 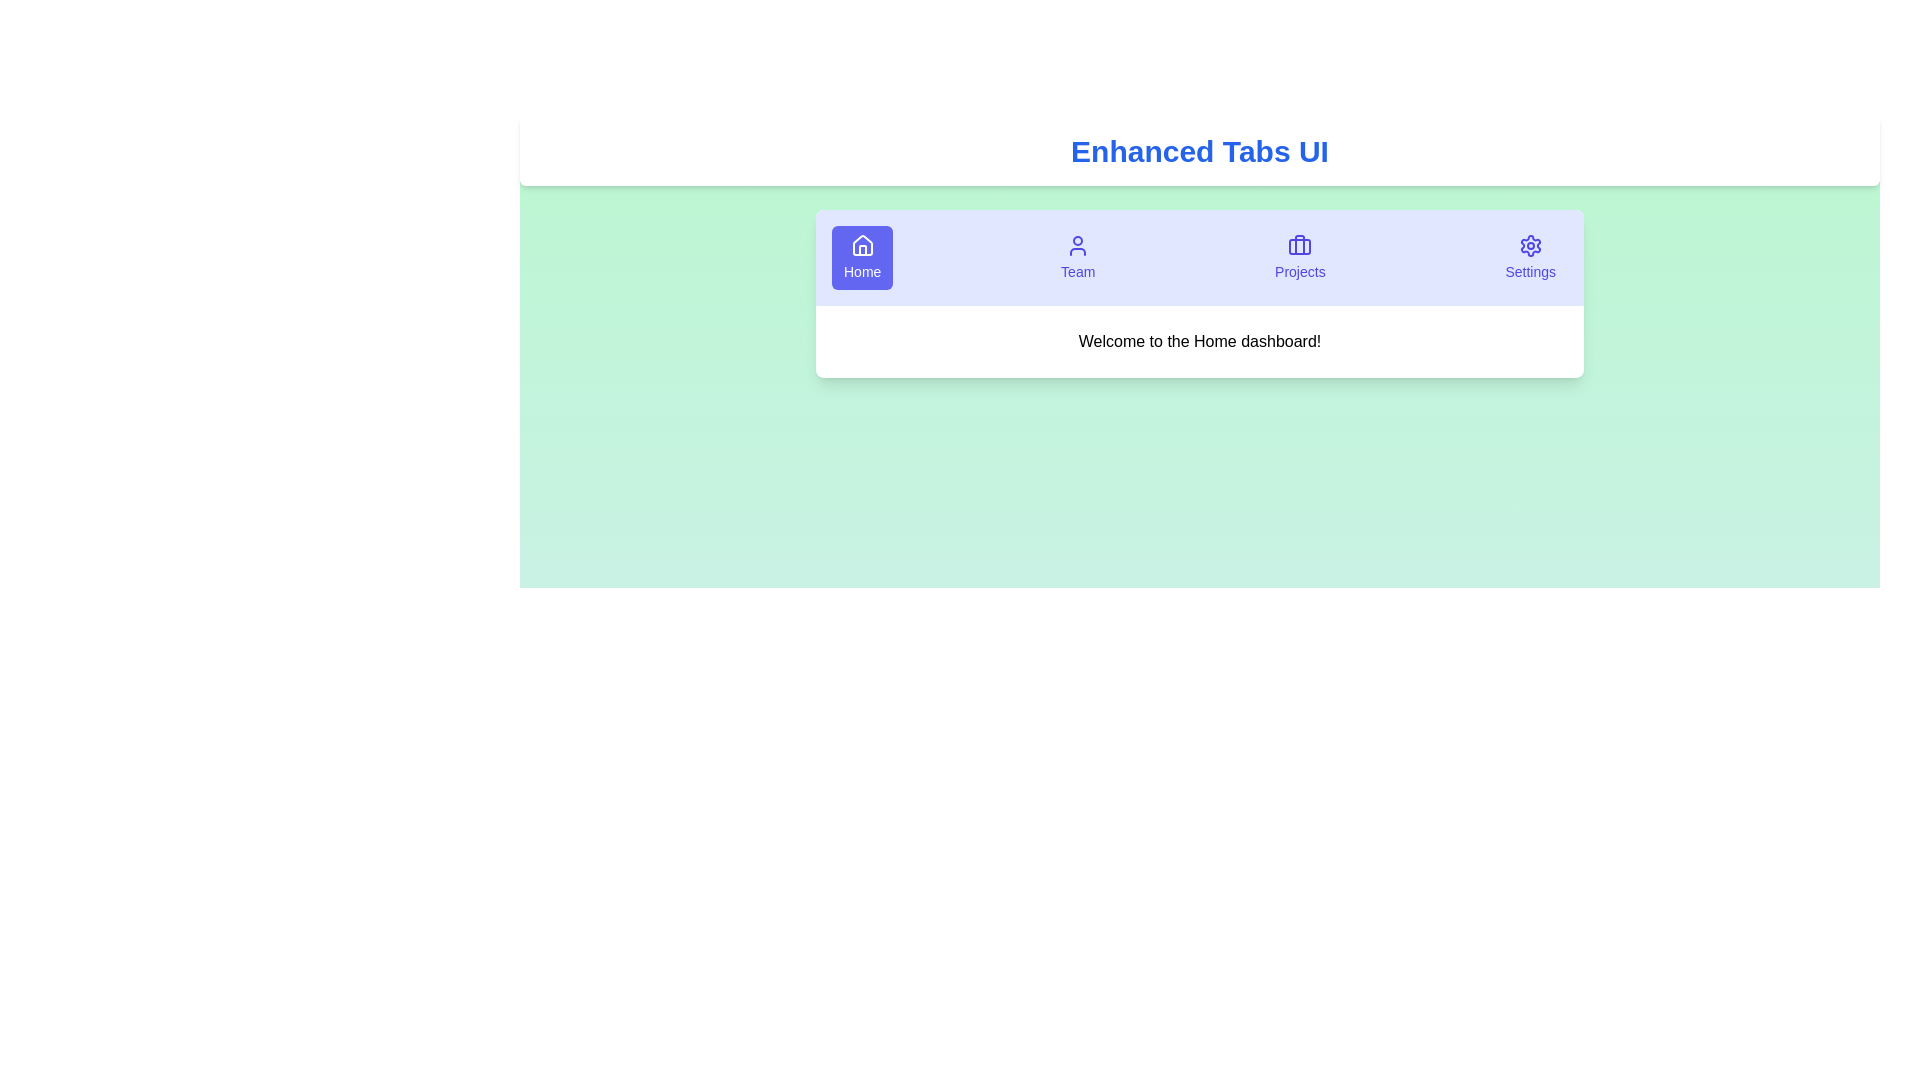 What do you see at coordinates (862, 244) in the screenshot?
I see `the 'Home' tab icon located in the navigation bar, which serves as a visual cue for this section` at bounding box center [862, 244].